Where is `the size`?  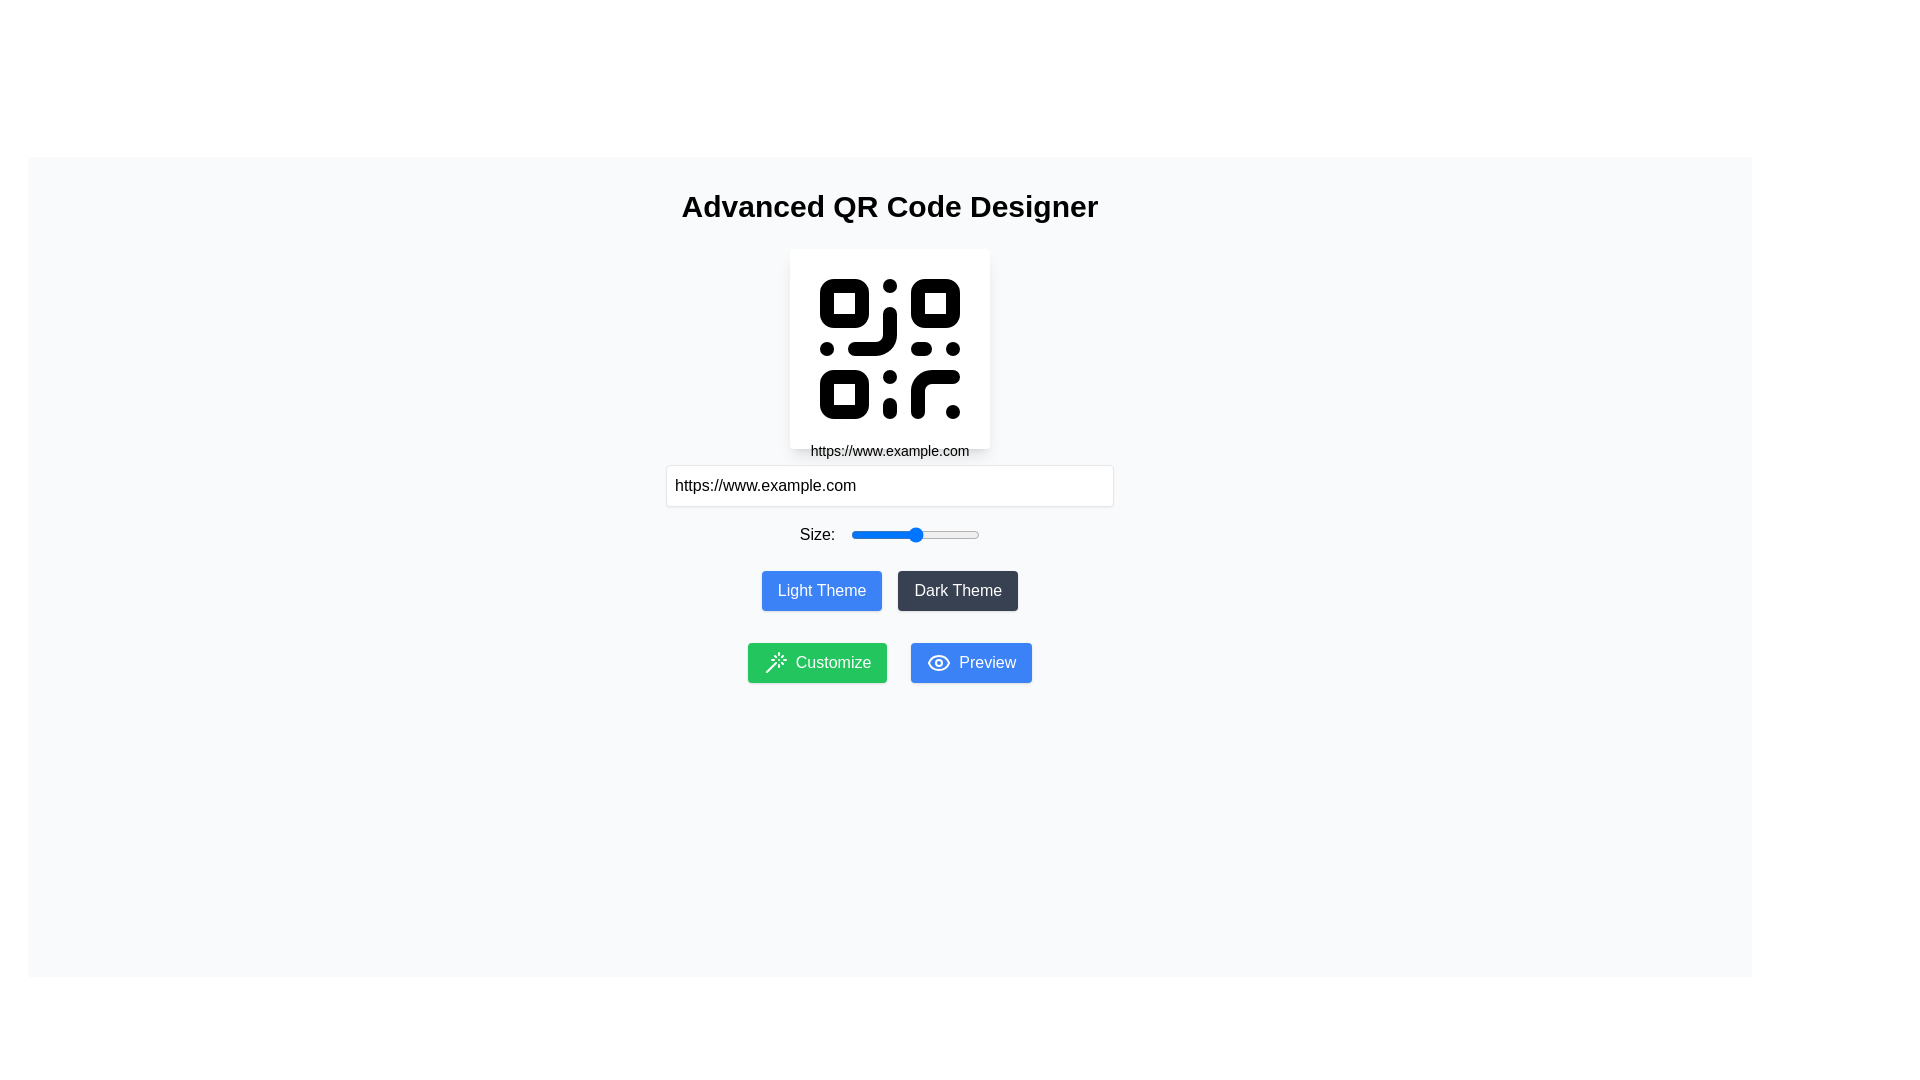
the size is located at coordinates (939, 534).